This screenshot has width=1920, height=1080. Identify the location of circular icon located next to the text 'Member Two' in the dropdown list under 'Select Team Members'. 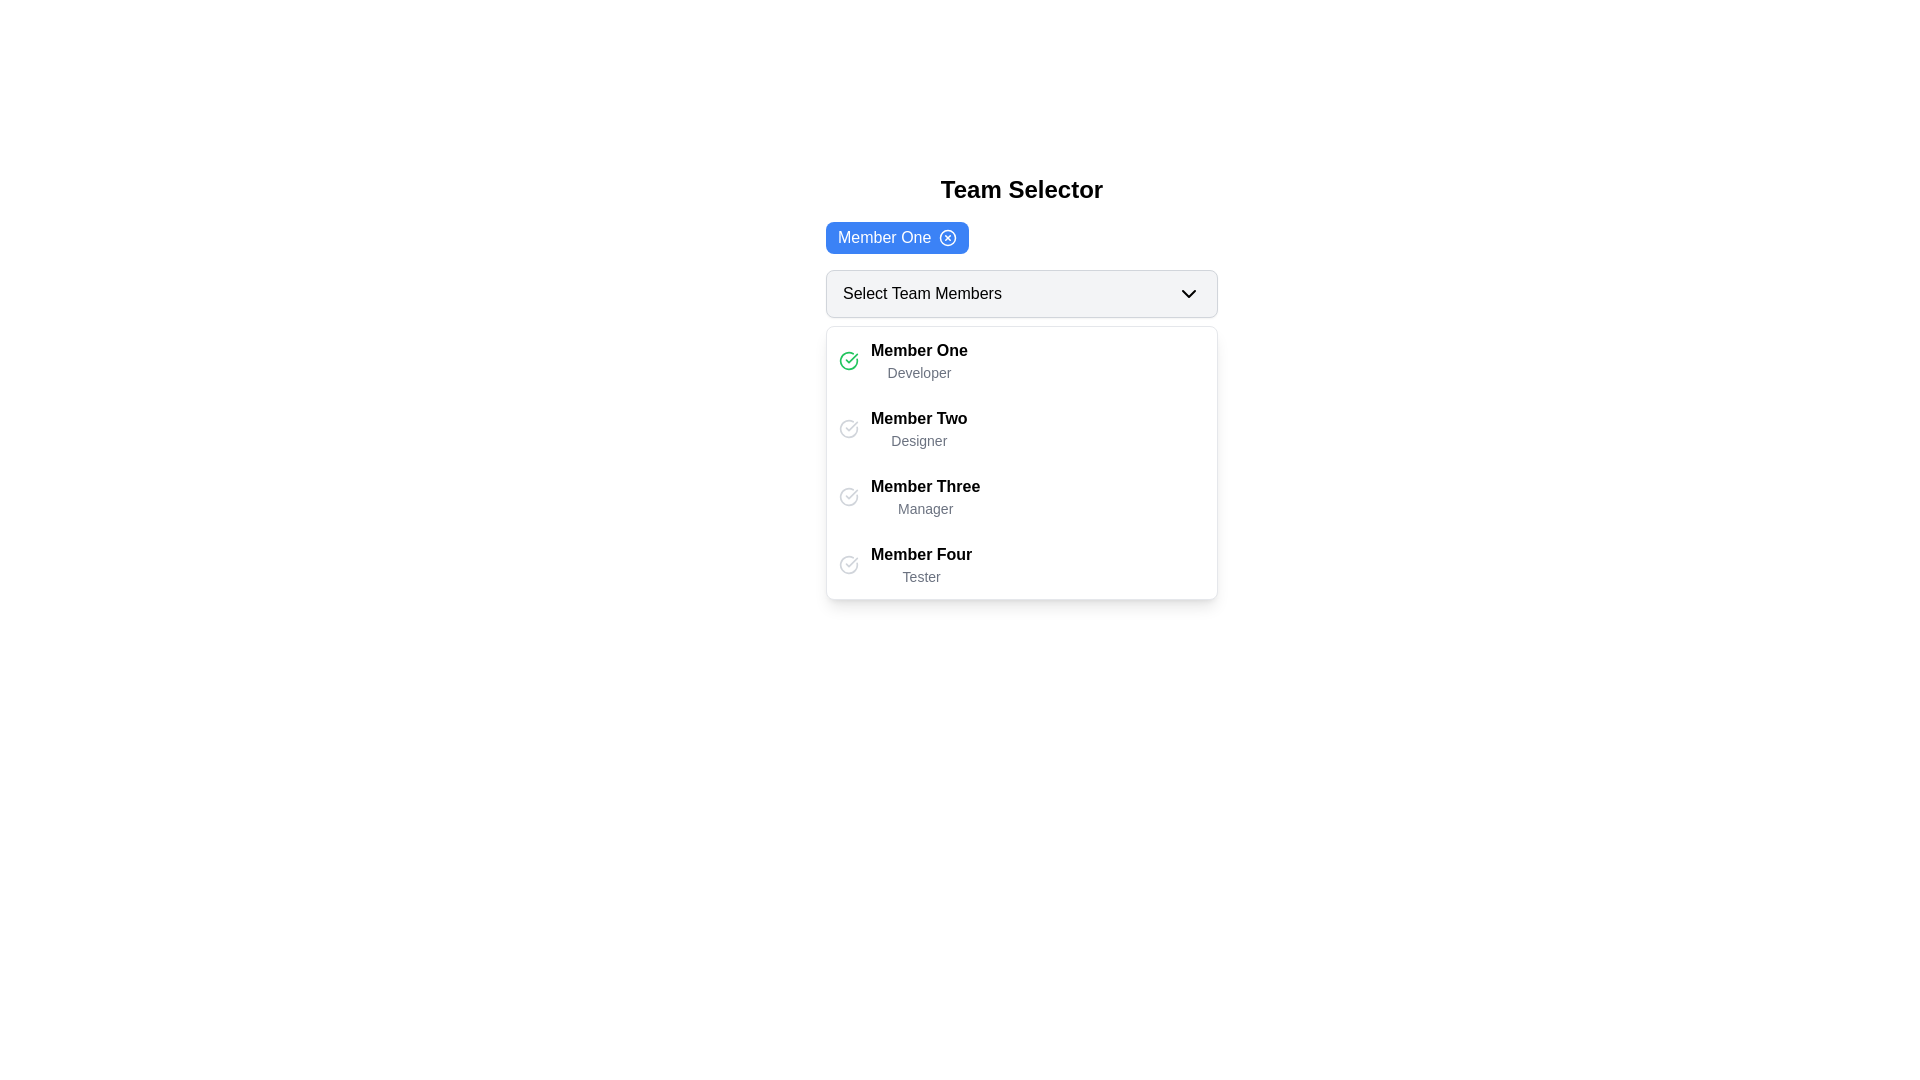
(849, 427).